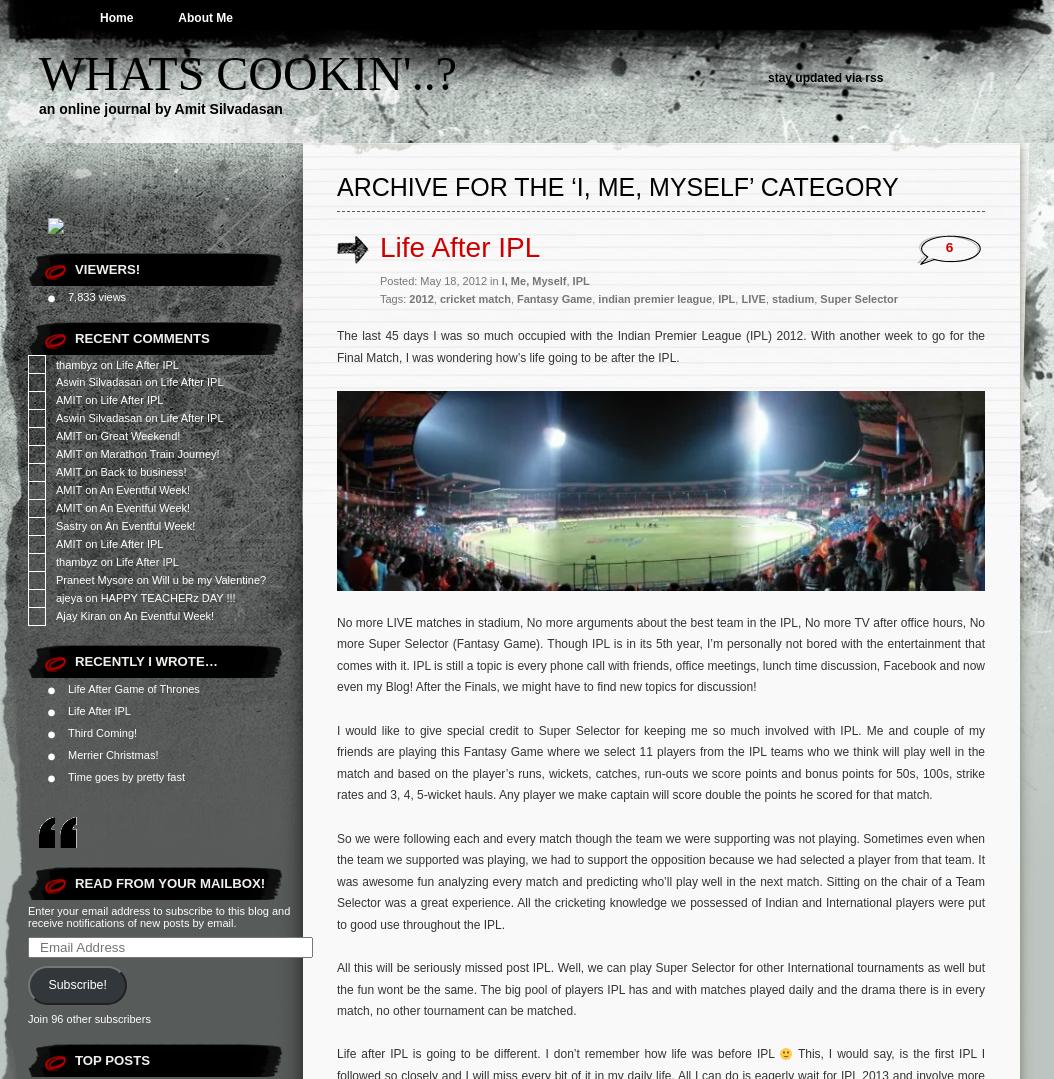 The height and width of the screenshot is (1079, 1054). I want to click on 'an online journal by Amit Silvadasan', so click(38, 108).